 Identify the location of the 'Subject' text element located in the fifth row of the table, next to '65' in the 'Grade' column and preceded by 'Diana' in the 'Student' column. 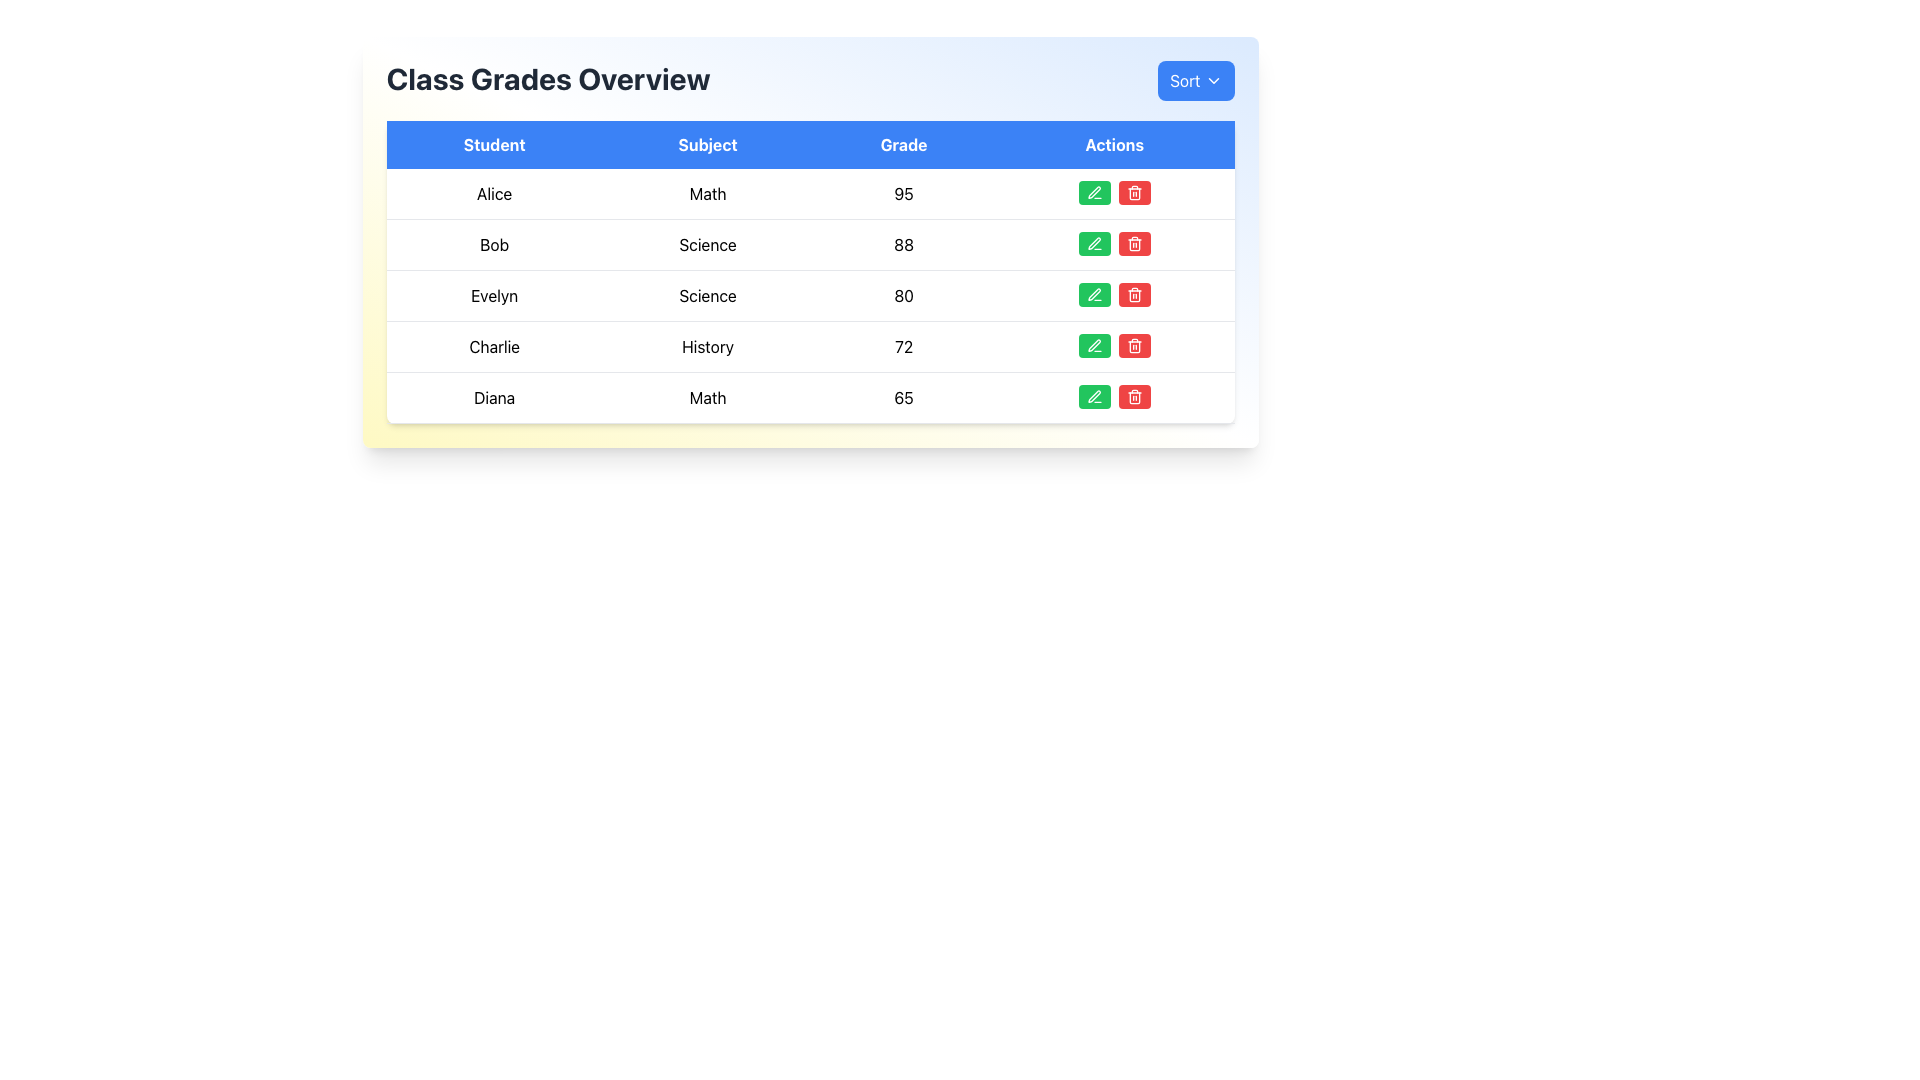
(708, 397).